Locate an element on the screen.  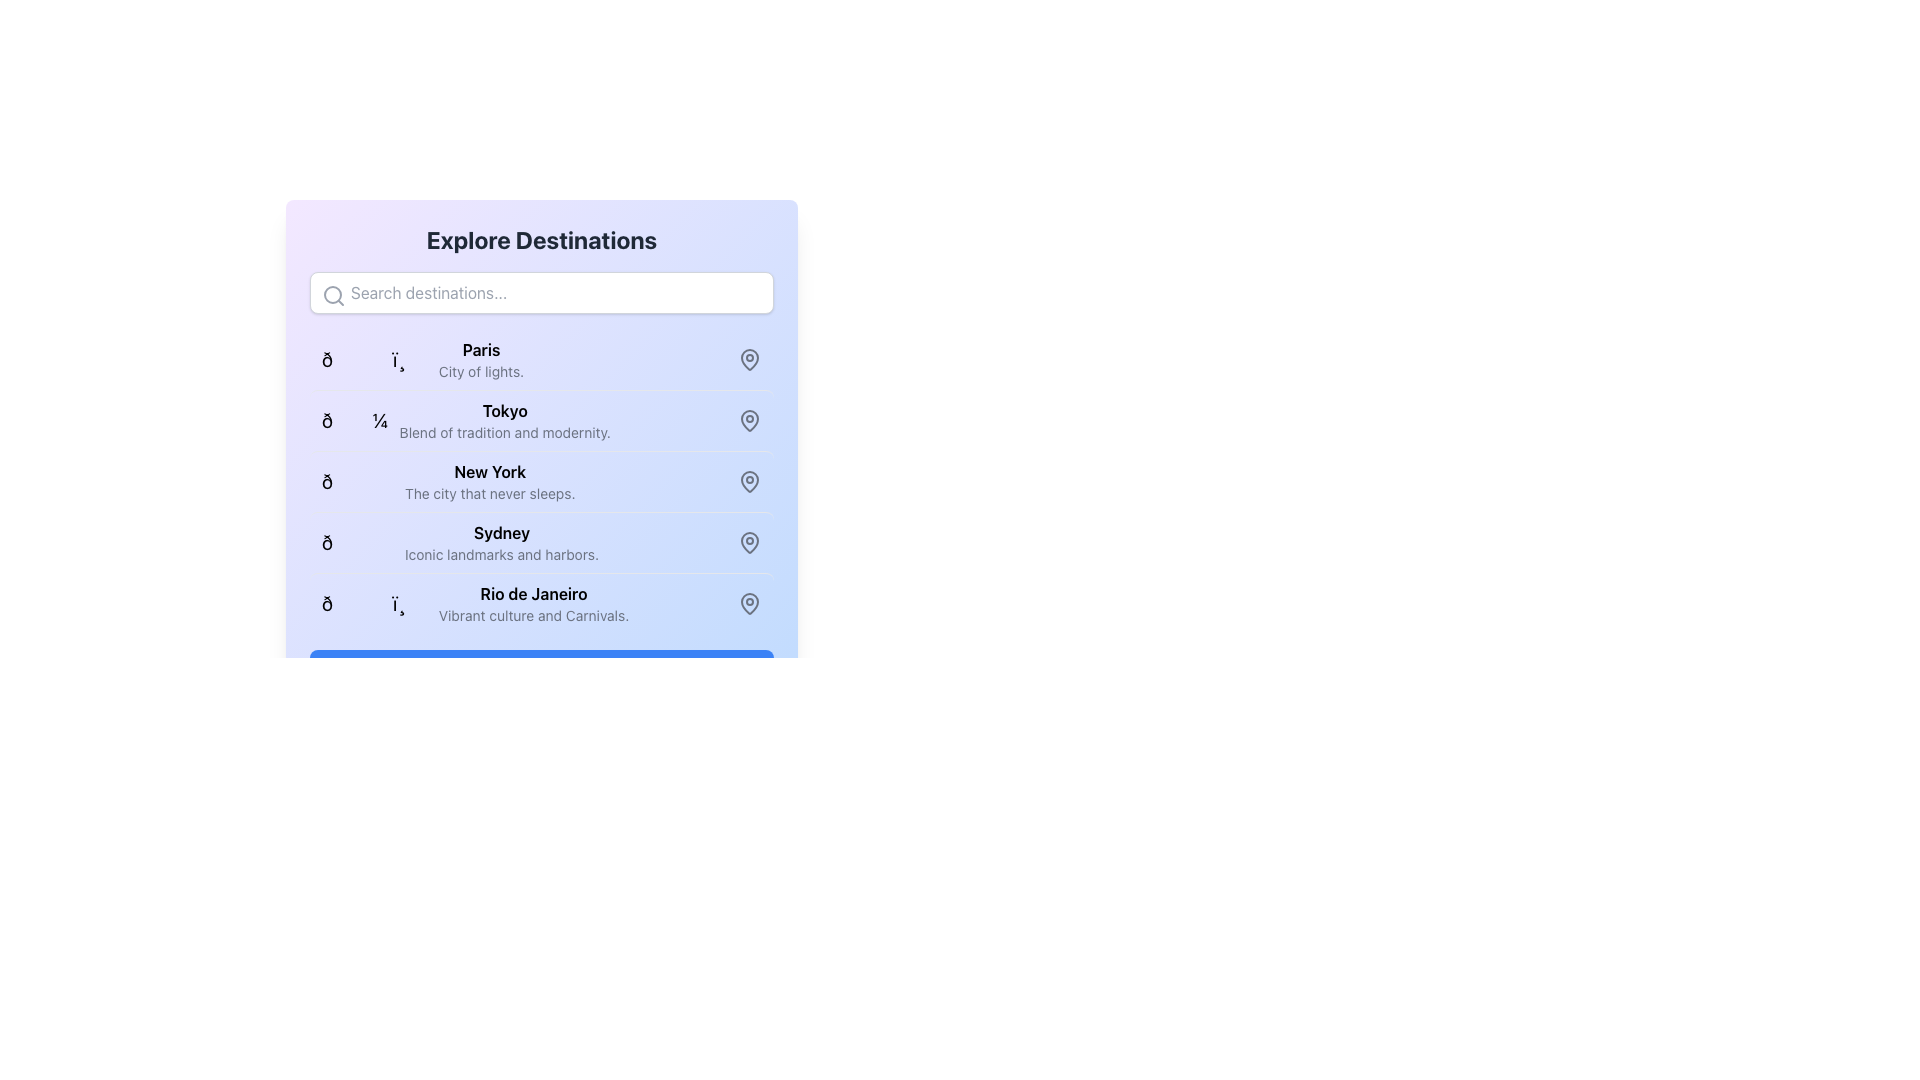
the first List Item titled 'Paris' with a subtitle 'City of lights.' is located at coordinates (542, 358).